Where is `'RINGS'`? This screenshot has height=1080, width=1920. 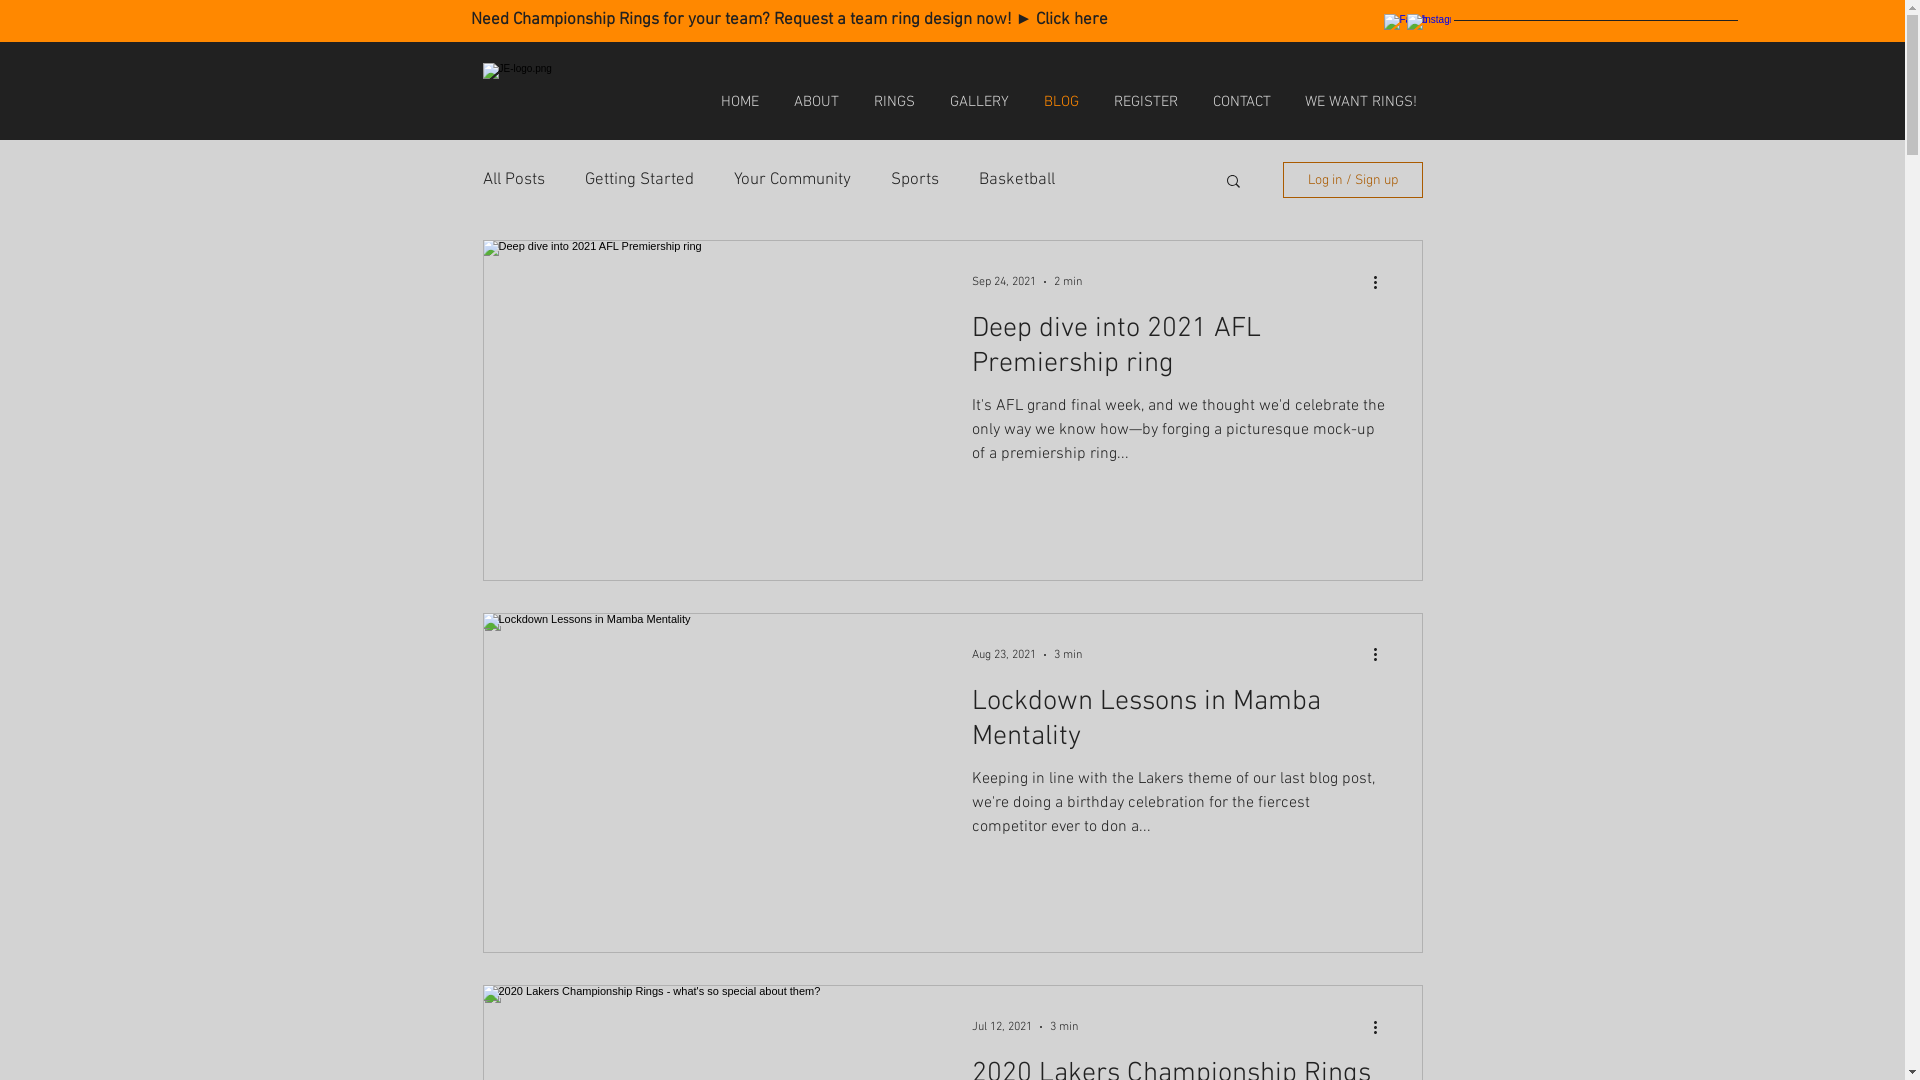
'RINGS' is located at coordinates (892, 101).